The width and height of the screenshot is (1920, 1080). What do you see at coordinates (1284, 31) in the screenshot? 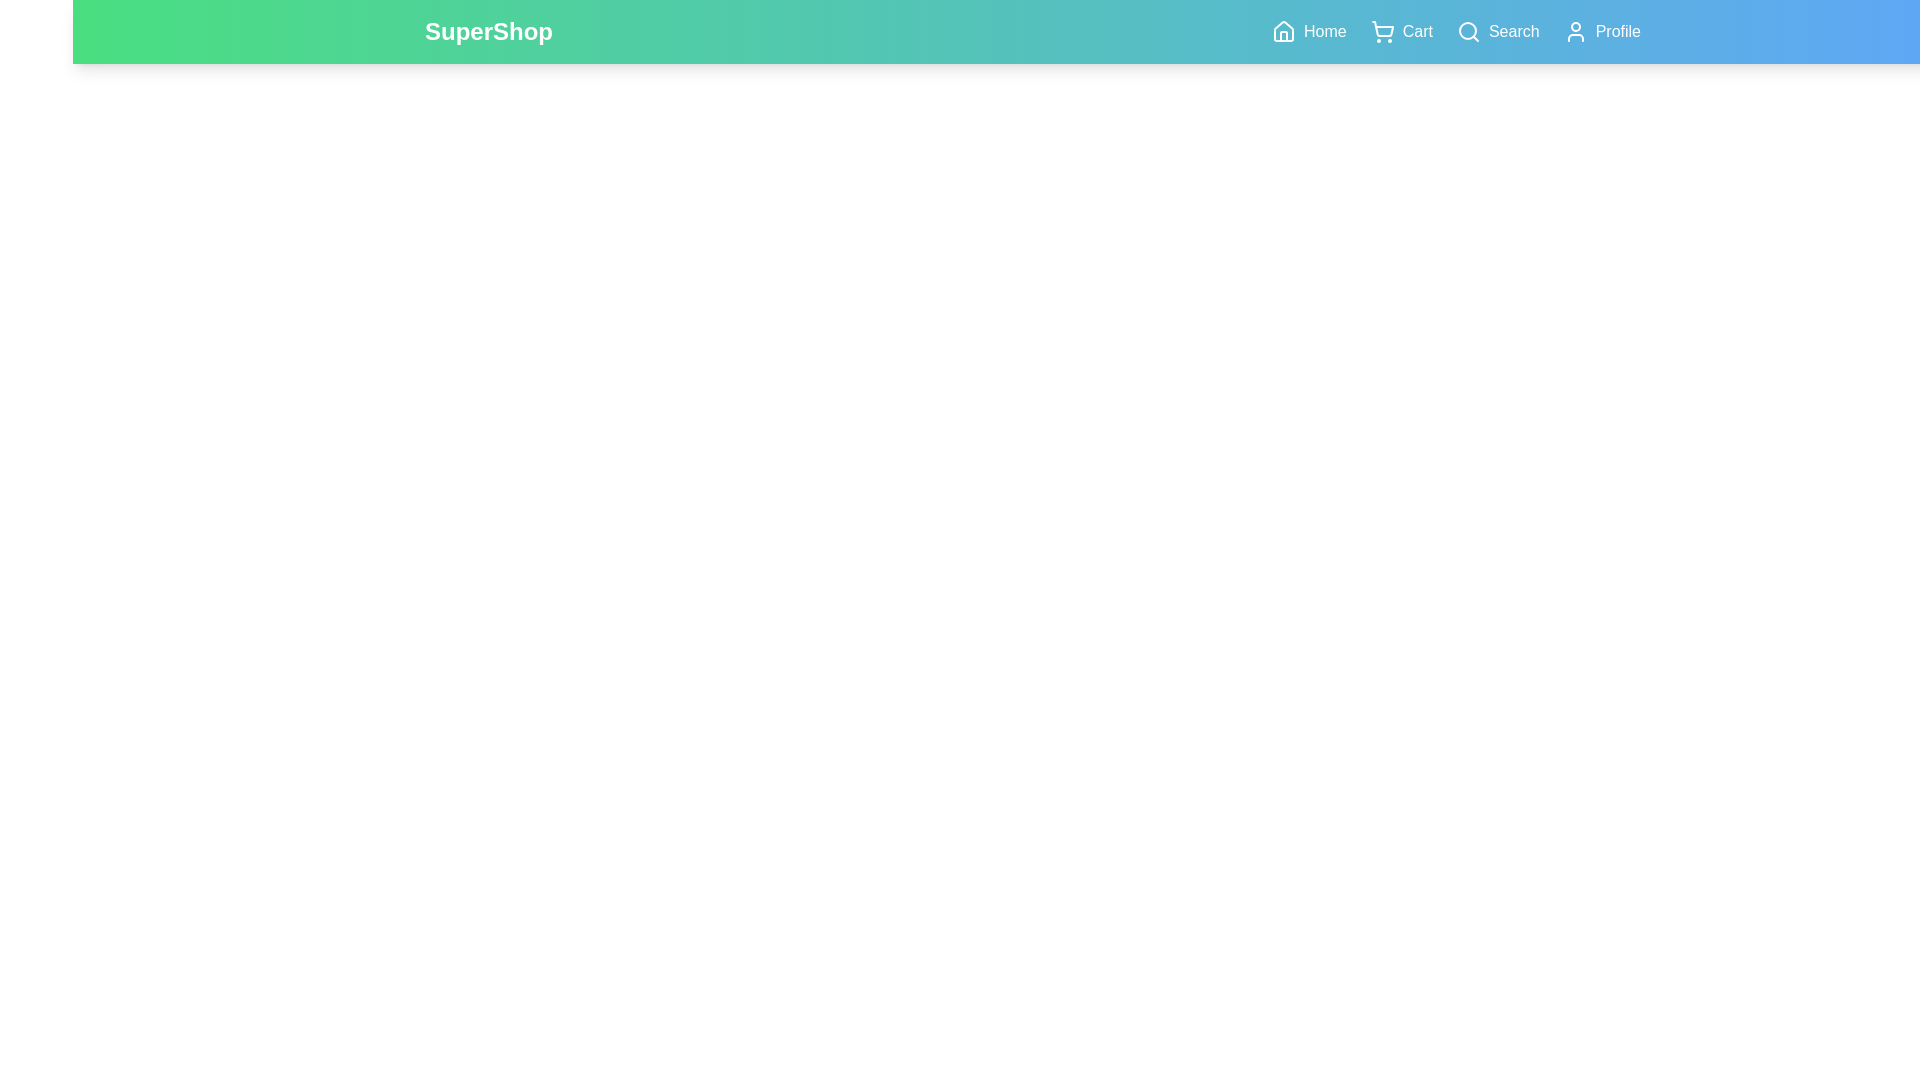
I see `the outer frame of the house icon in the navigation bar` at bounding box center [1284, 31].